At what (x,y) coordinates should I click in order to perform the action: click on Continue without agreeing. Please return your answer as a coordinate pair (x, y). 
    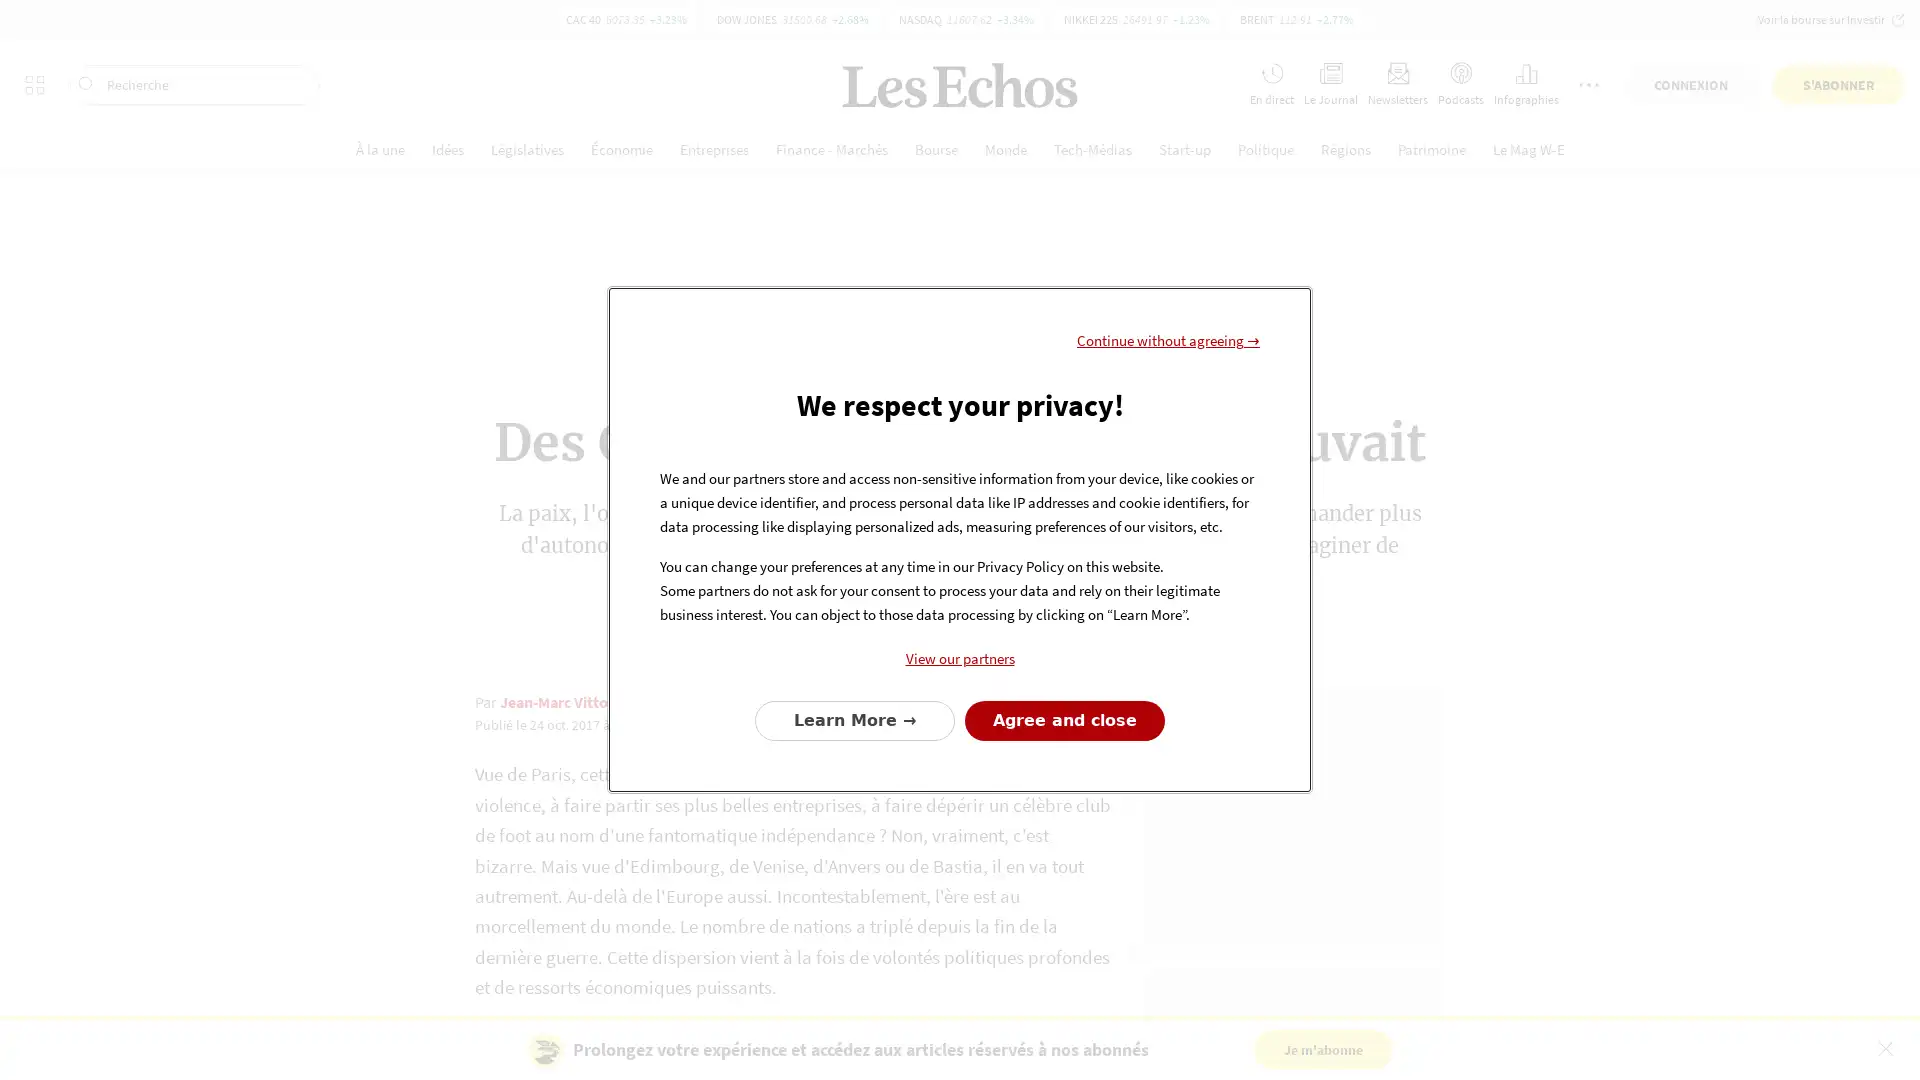
    Looking at the image, I should click on (1168, 338).